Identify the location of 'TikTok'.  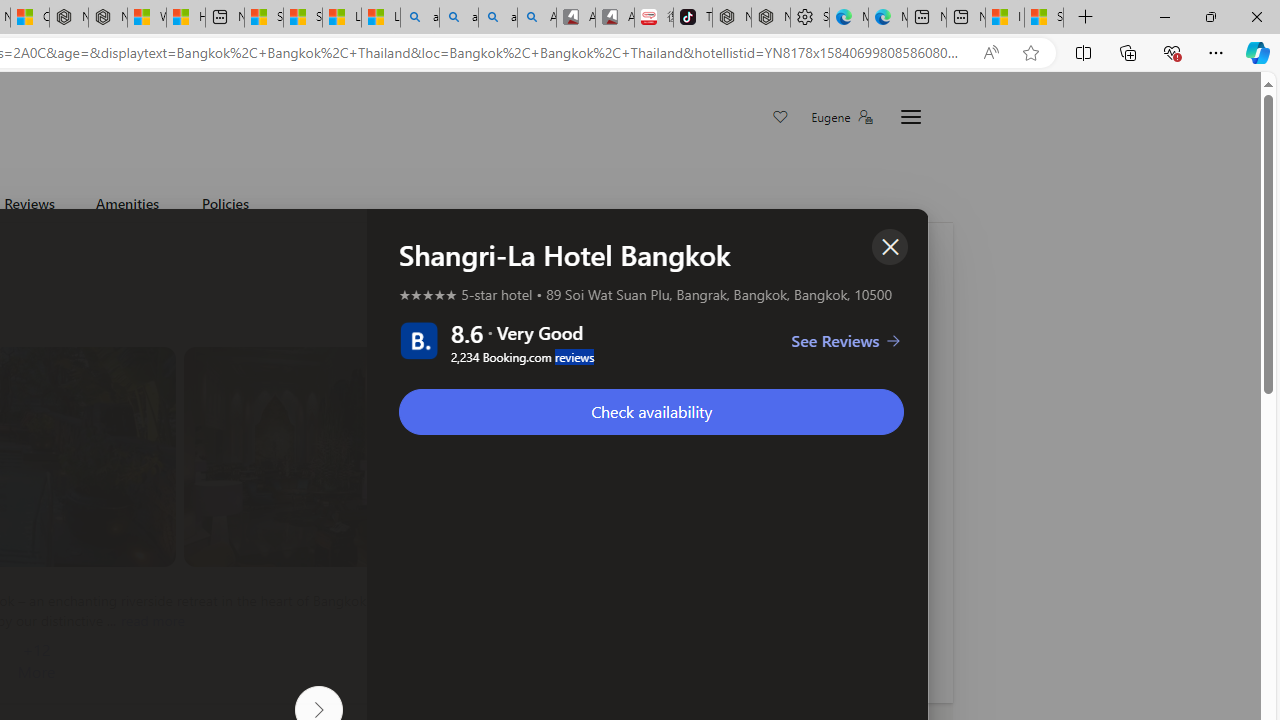
(693, 17).